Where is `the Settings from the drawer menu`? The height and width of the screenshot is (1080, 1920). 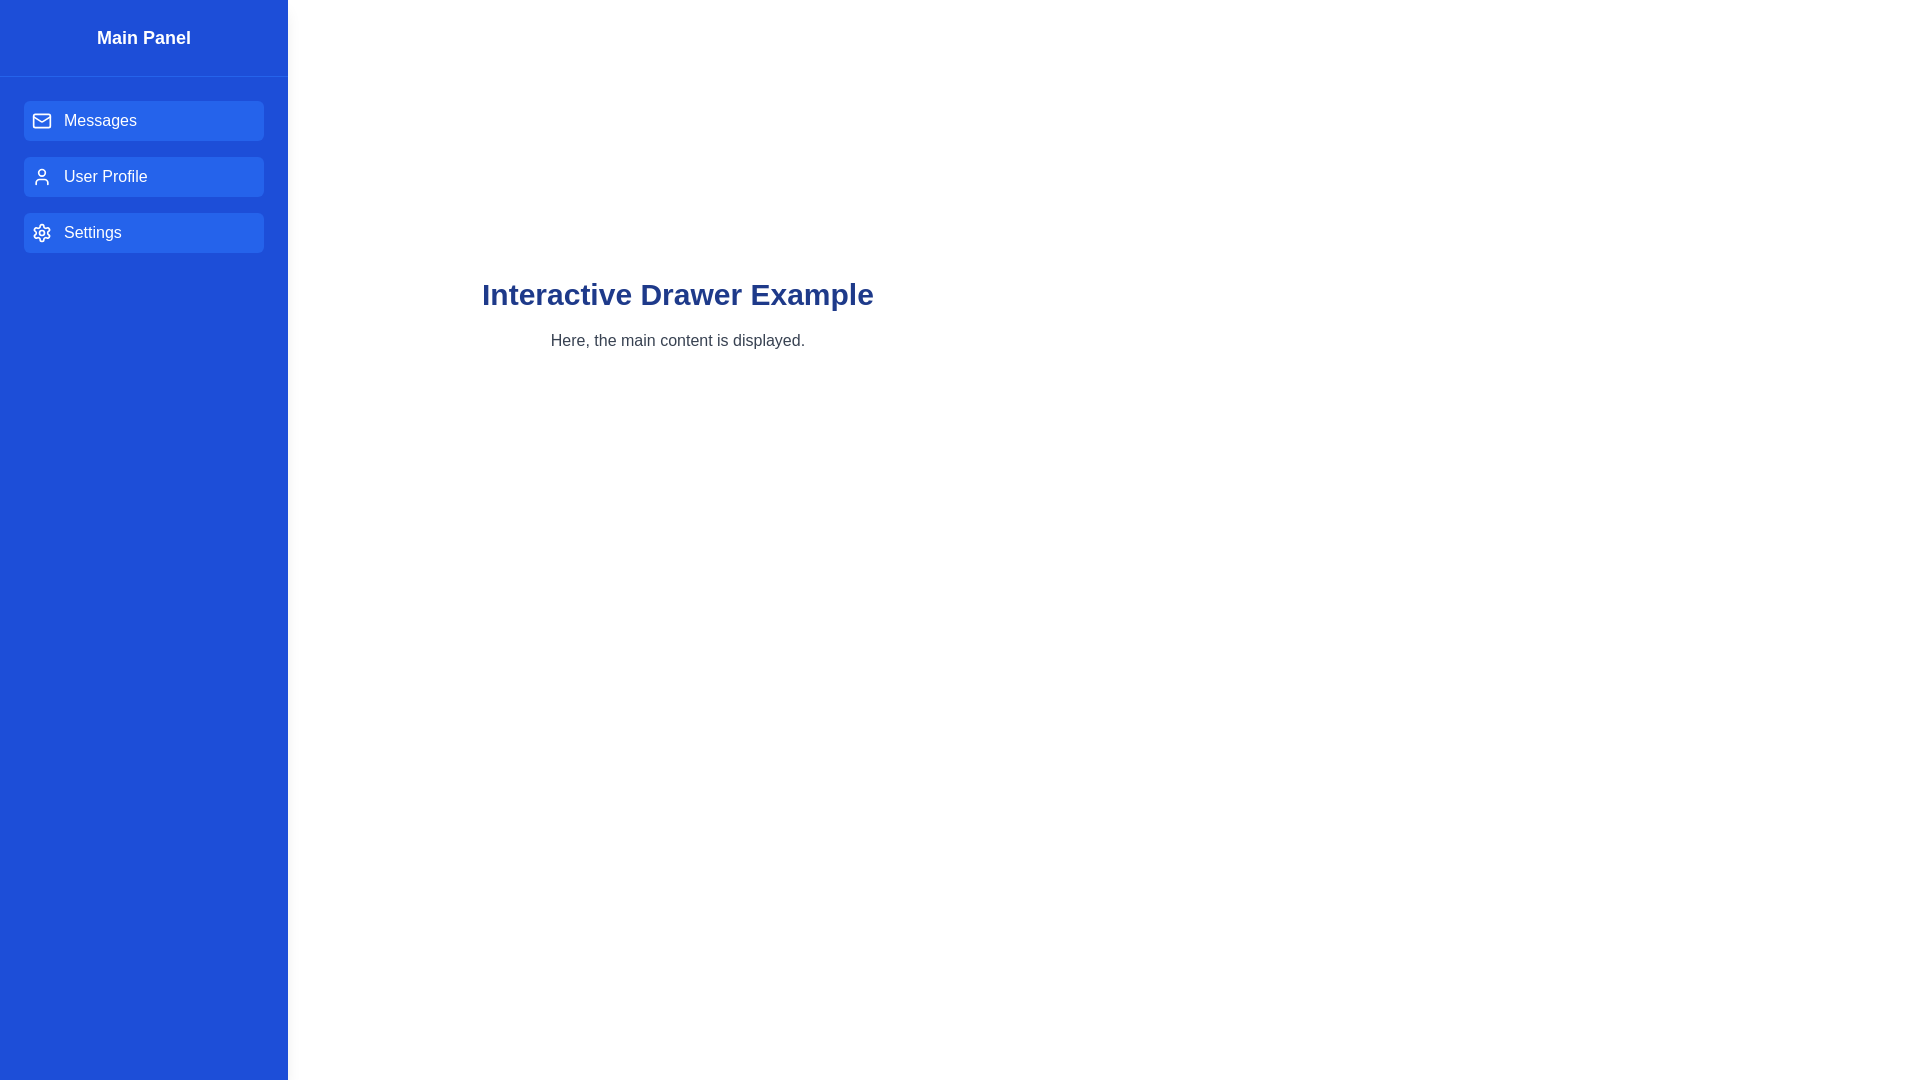
the Settings from the drawer menu is located at coordinates (143, 231).